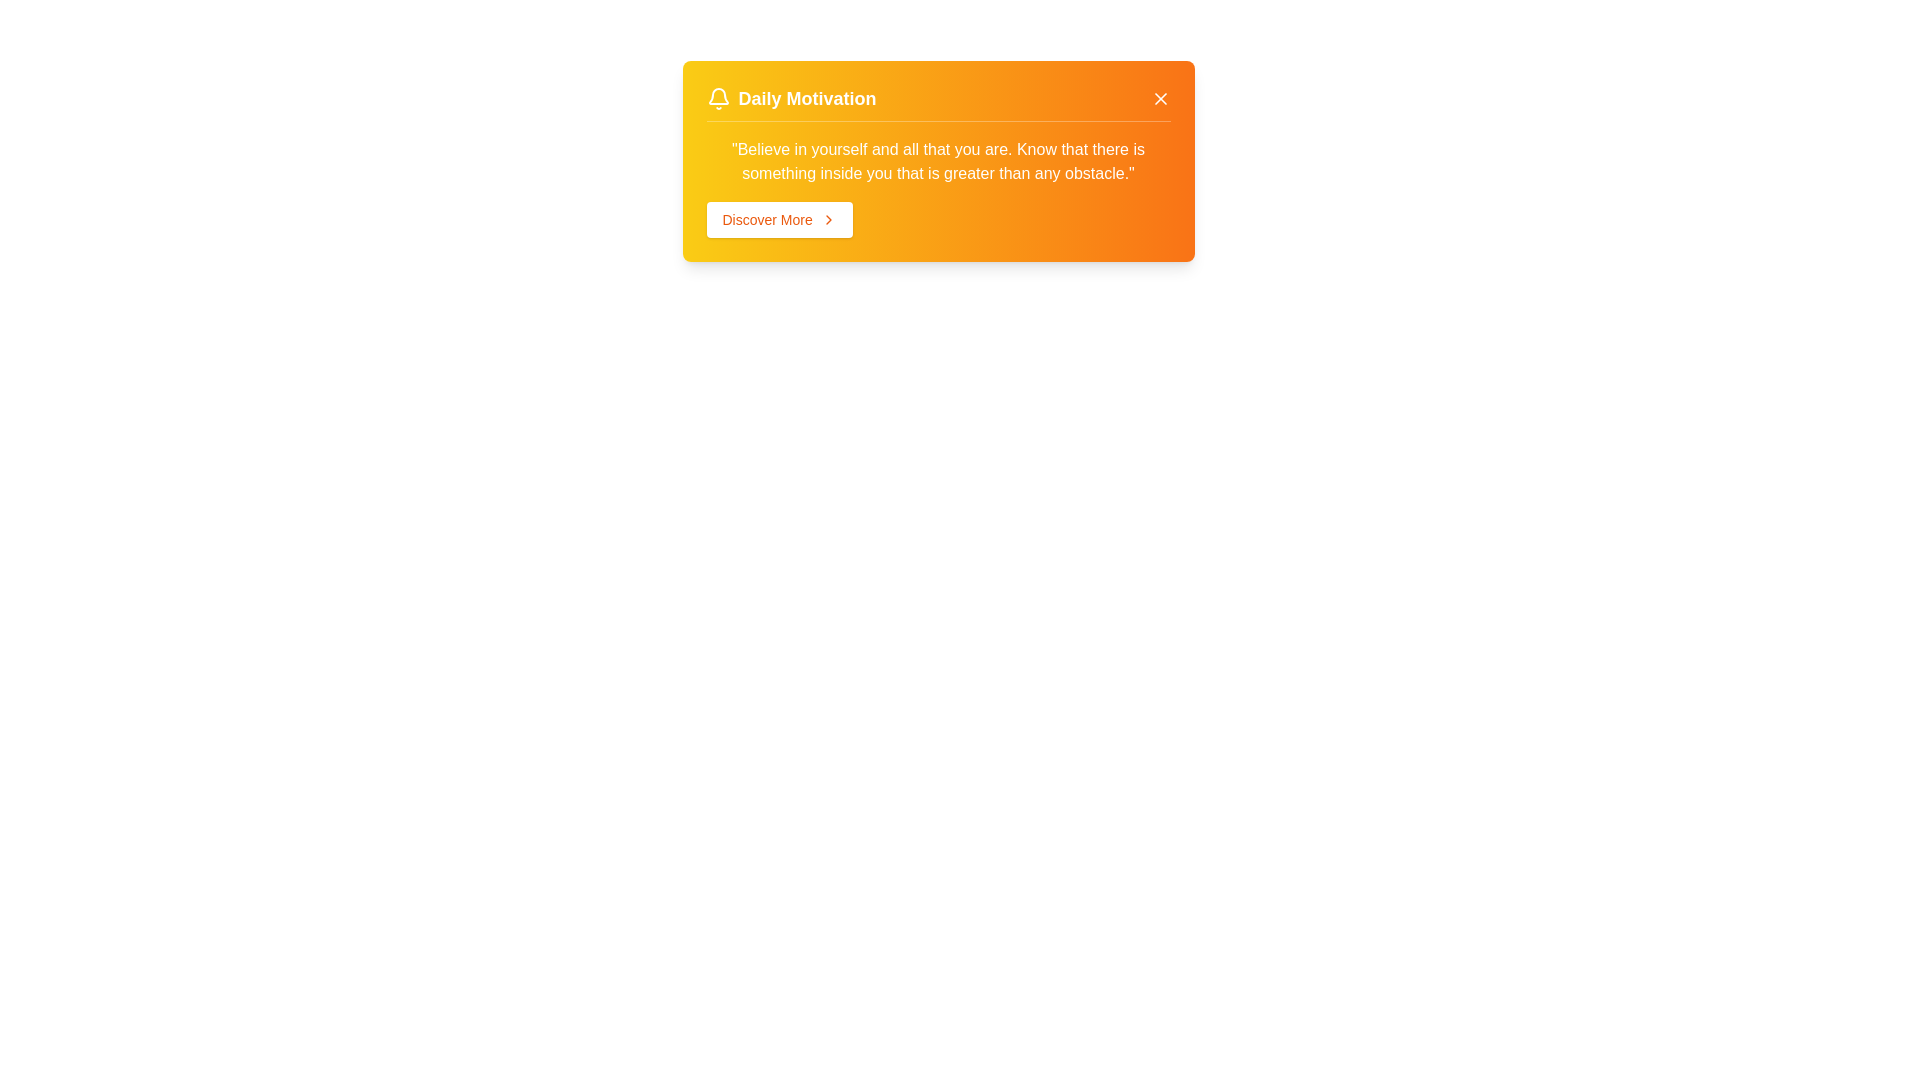  What do you see at coordinates (778, 219) in the screenshot?
I see `the 'Discover More' button to navigate to additional resources` at bounding box center [778, 219].